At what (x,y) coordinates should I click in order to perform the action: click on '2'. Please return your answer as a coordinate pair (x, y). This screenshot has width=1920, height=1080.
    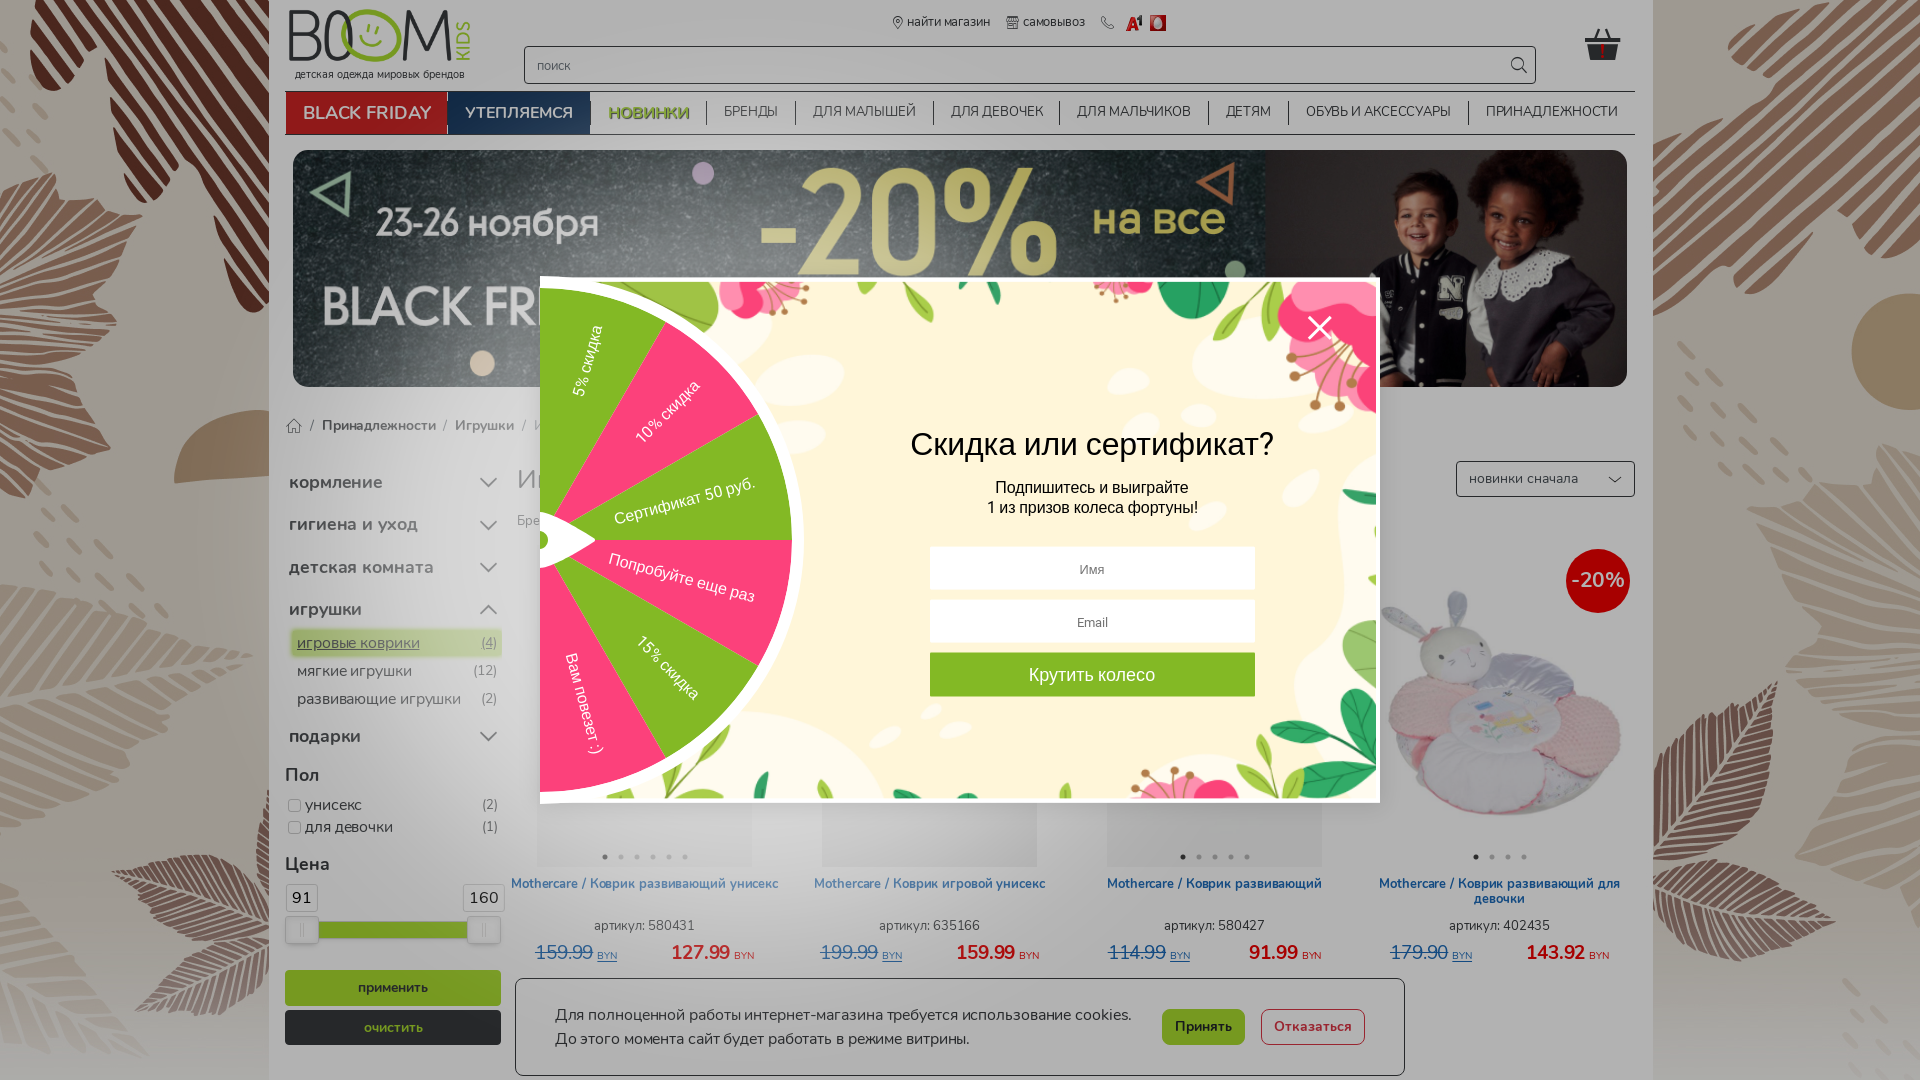
    Looking at the image, I should click on (618, 855).